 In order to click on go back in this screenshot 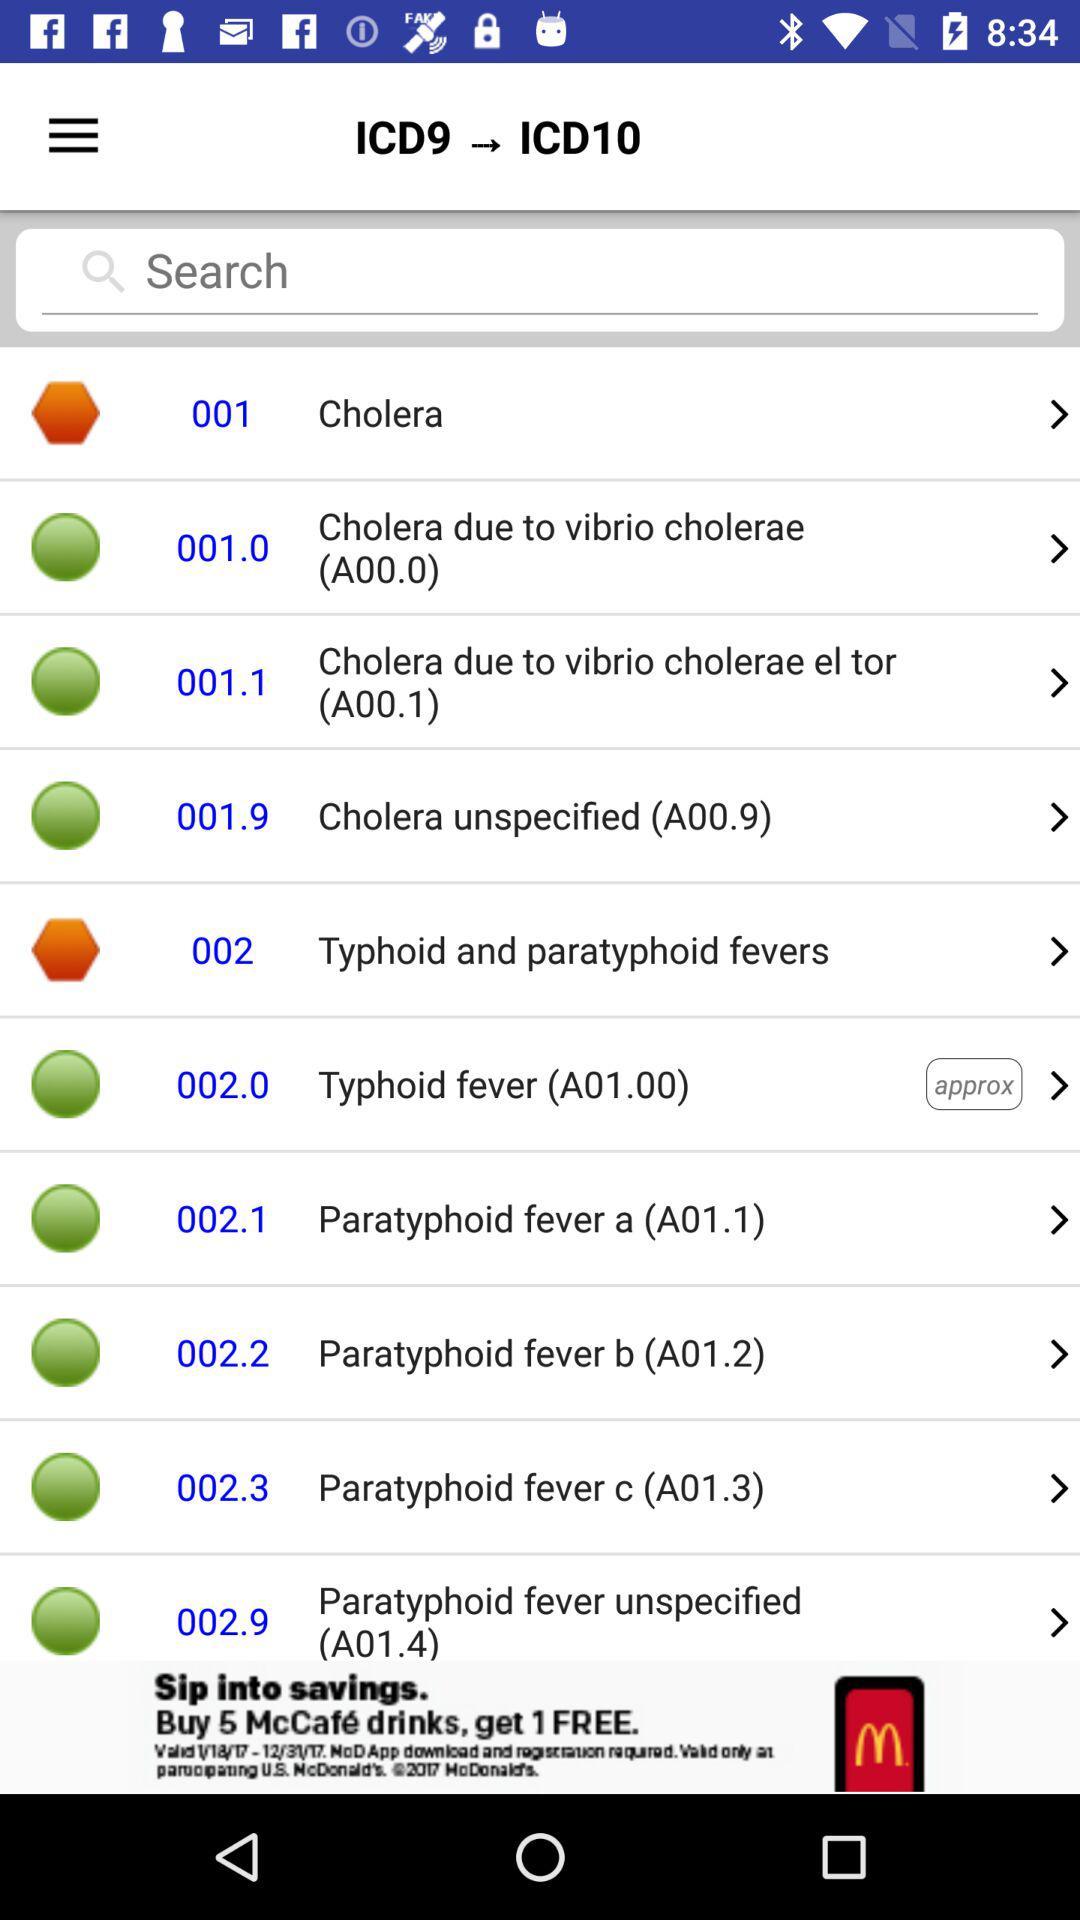, I will do `click(540, 1726)`.